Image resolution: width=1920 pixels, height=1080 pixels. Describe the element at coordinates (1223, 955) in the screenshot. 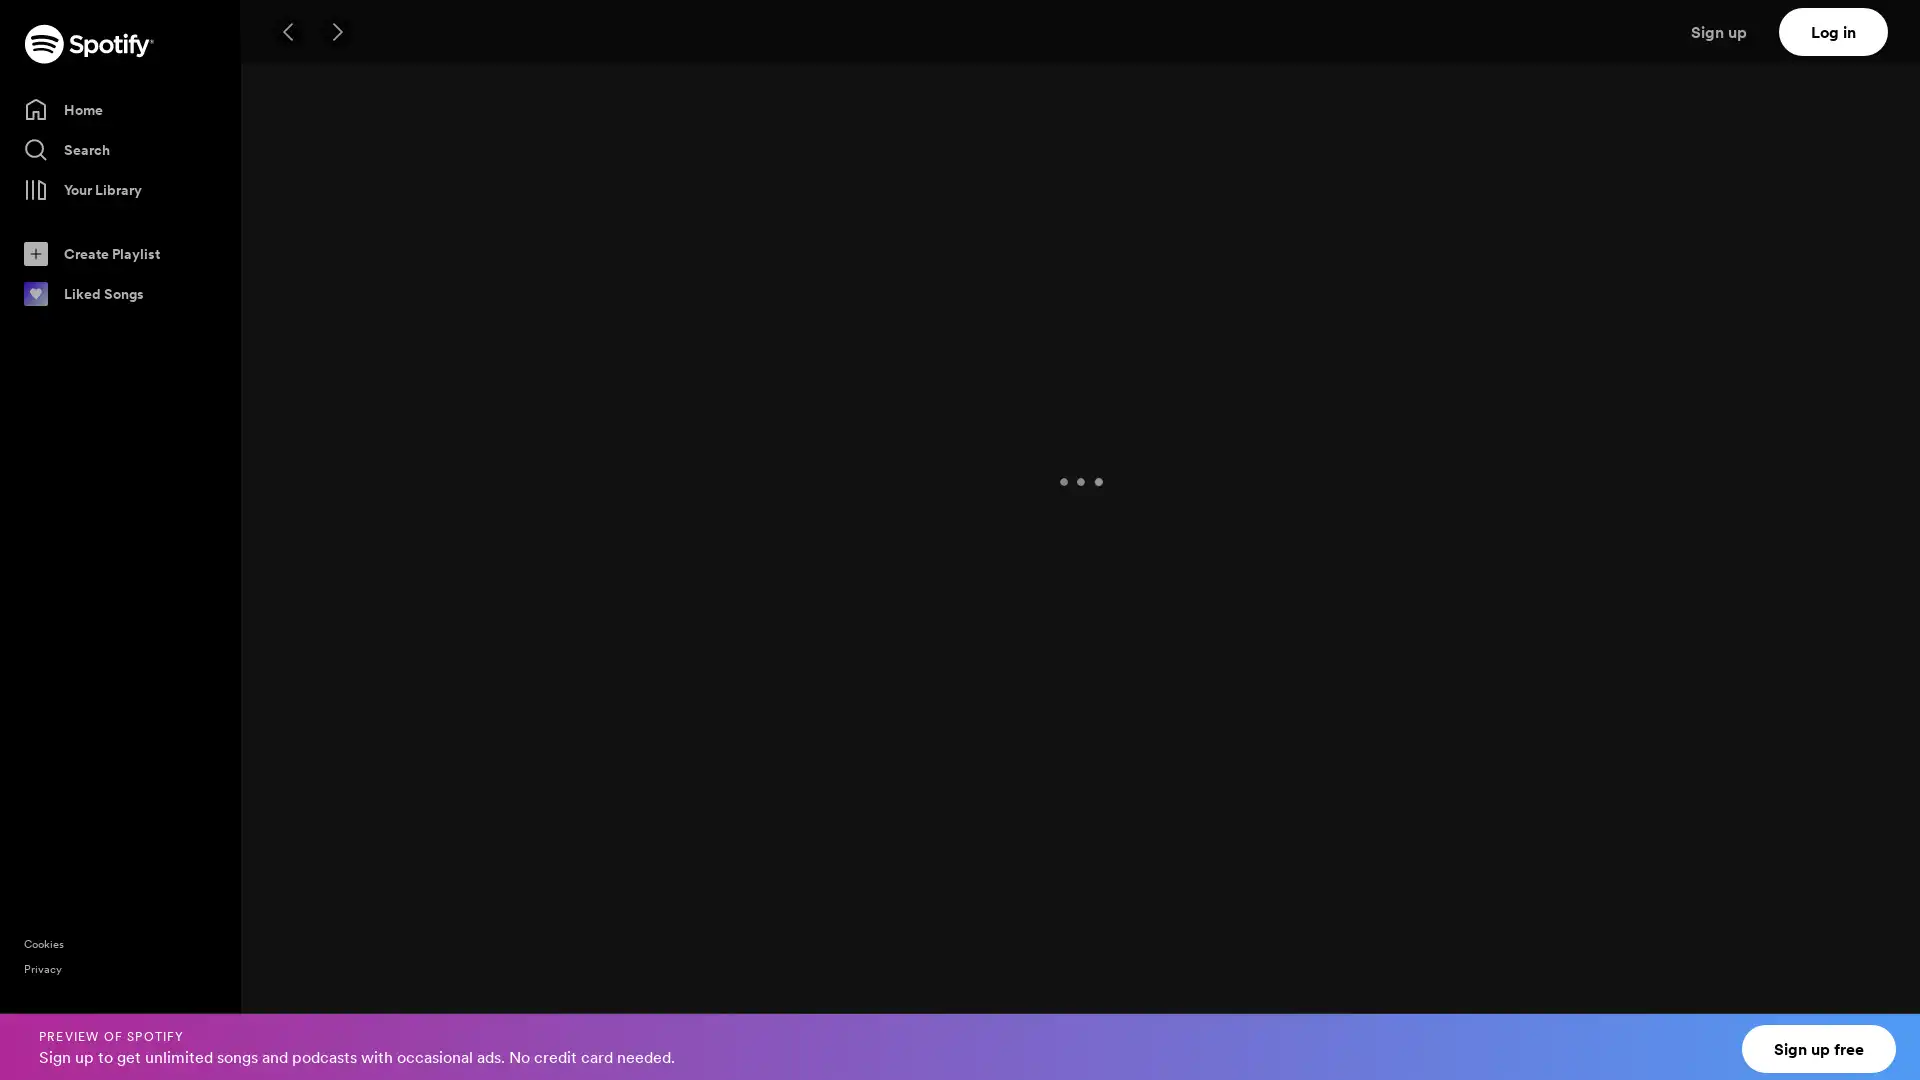

I see `Play Ahe Bane` at that location.